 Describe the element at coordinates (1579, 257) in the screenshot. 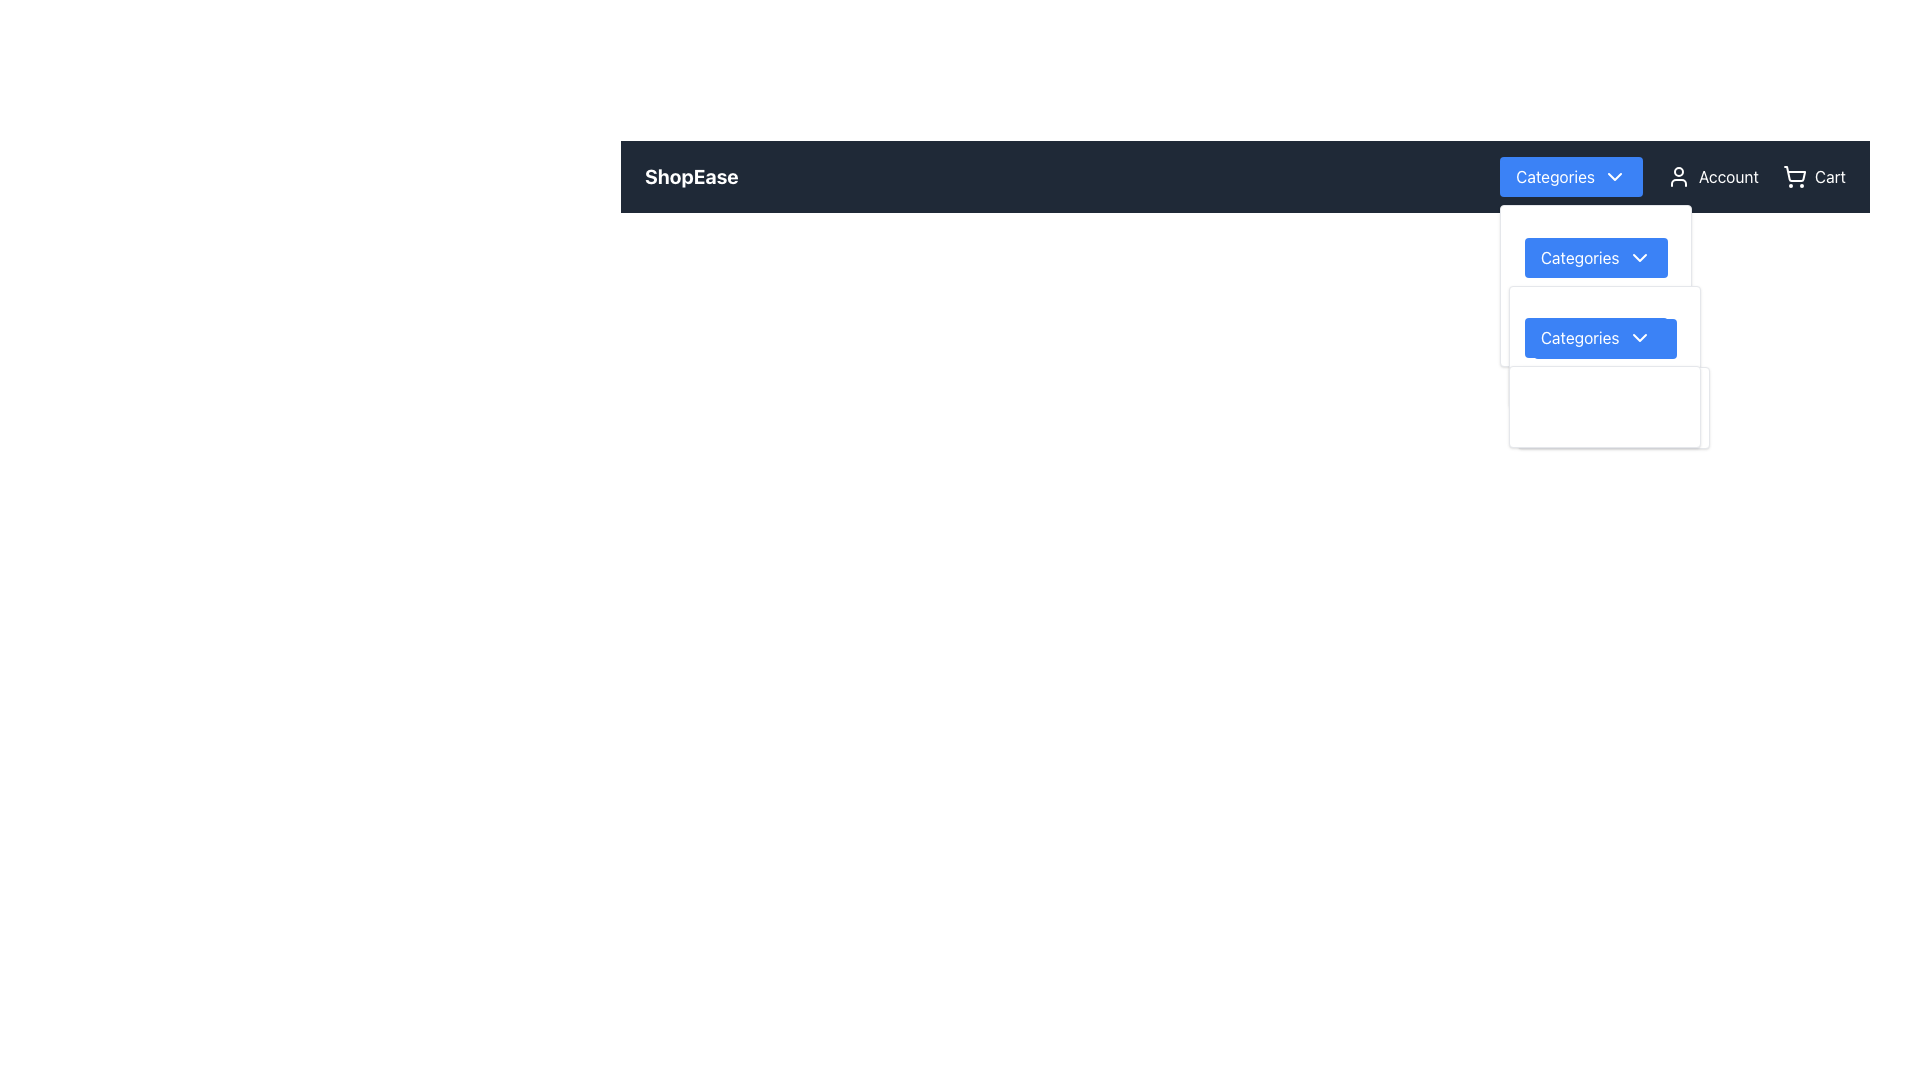

I see `the blue button containing the text label` at that location.